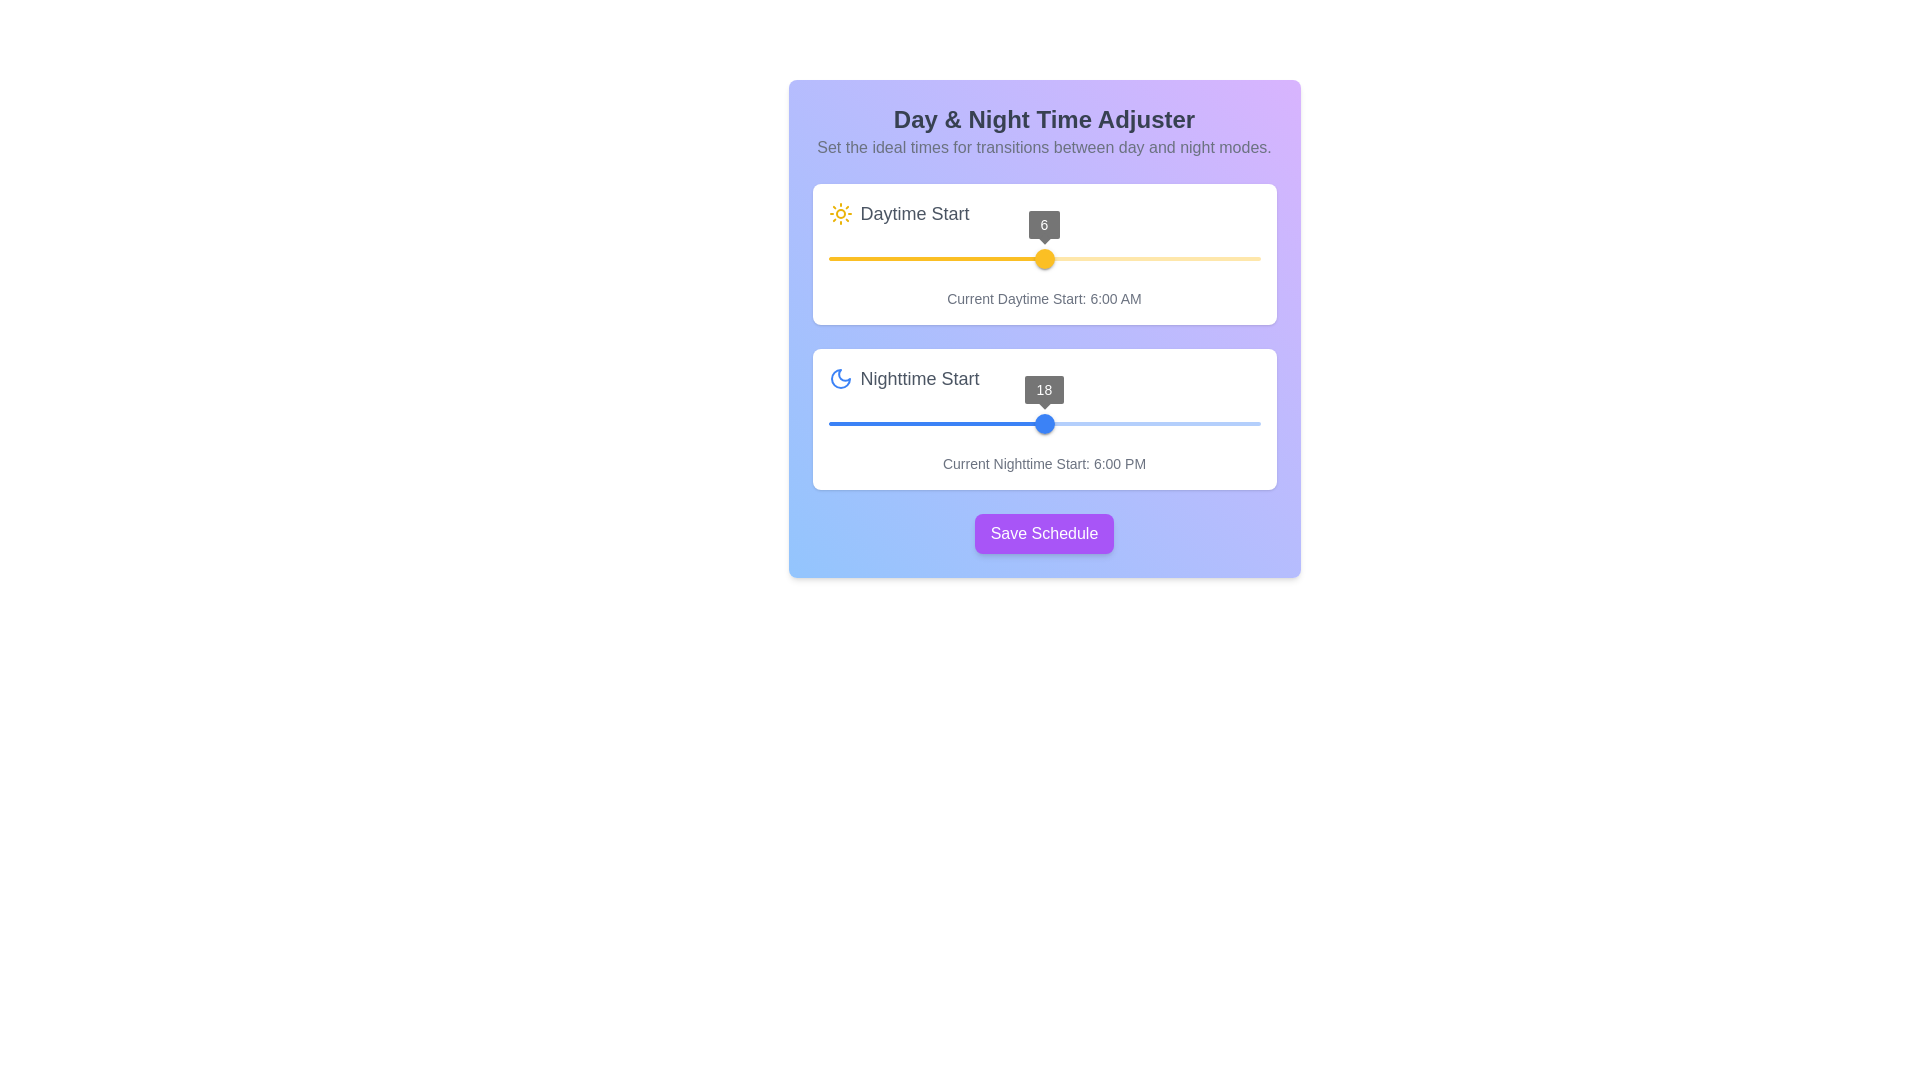  What do you see at coordinates (840, 213) in the screenshot?
I see `the daytime icon located on the left side of the 'Daytime Start' section, above the text 'Daytime Start'` at bounding box center [840, 213].